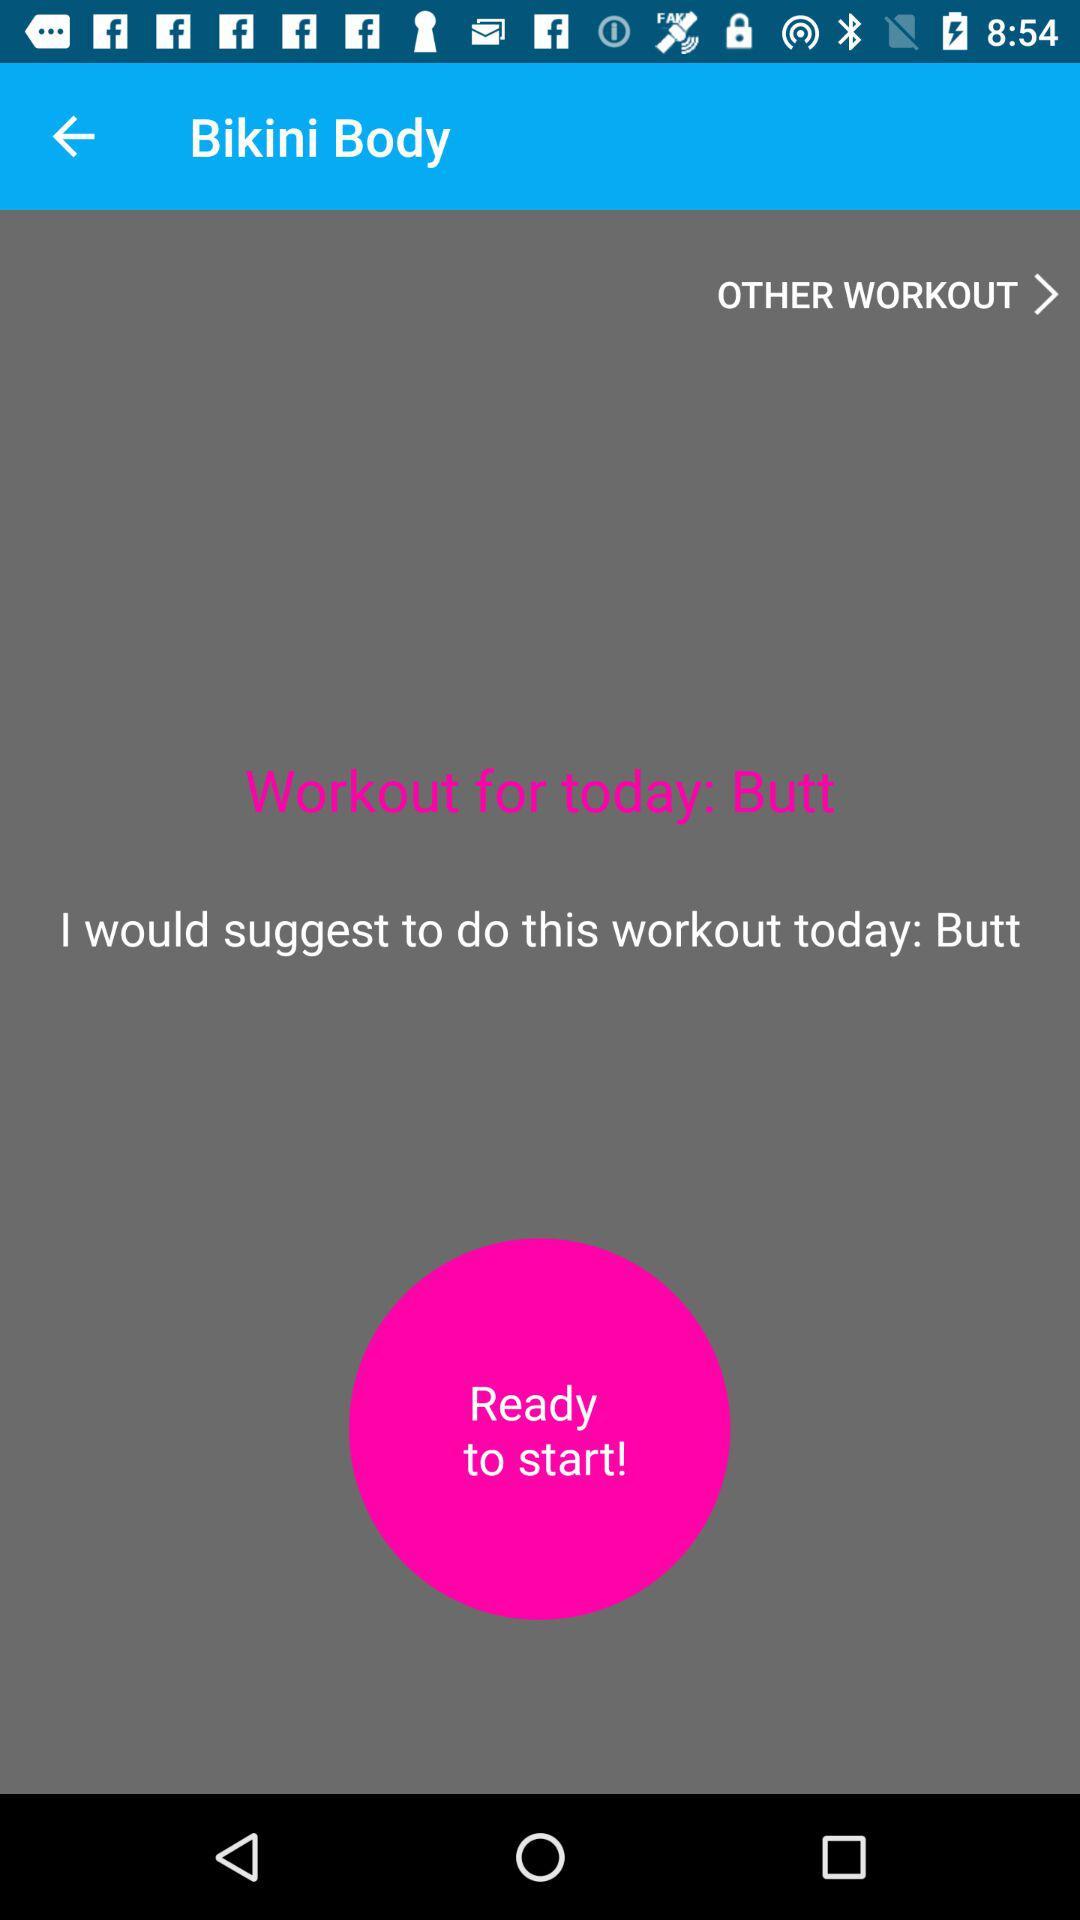 This screenshot has width=1080, height=1920. Describe the element at coordinates (538, 1428) in the screenshot. I see `press to start` at that location.